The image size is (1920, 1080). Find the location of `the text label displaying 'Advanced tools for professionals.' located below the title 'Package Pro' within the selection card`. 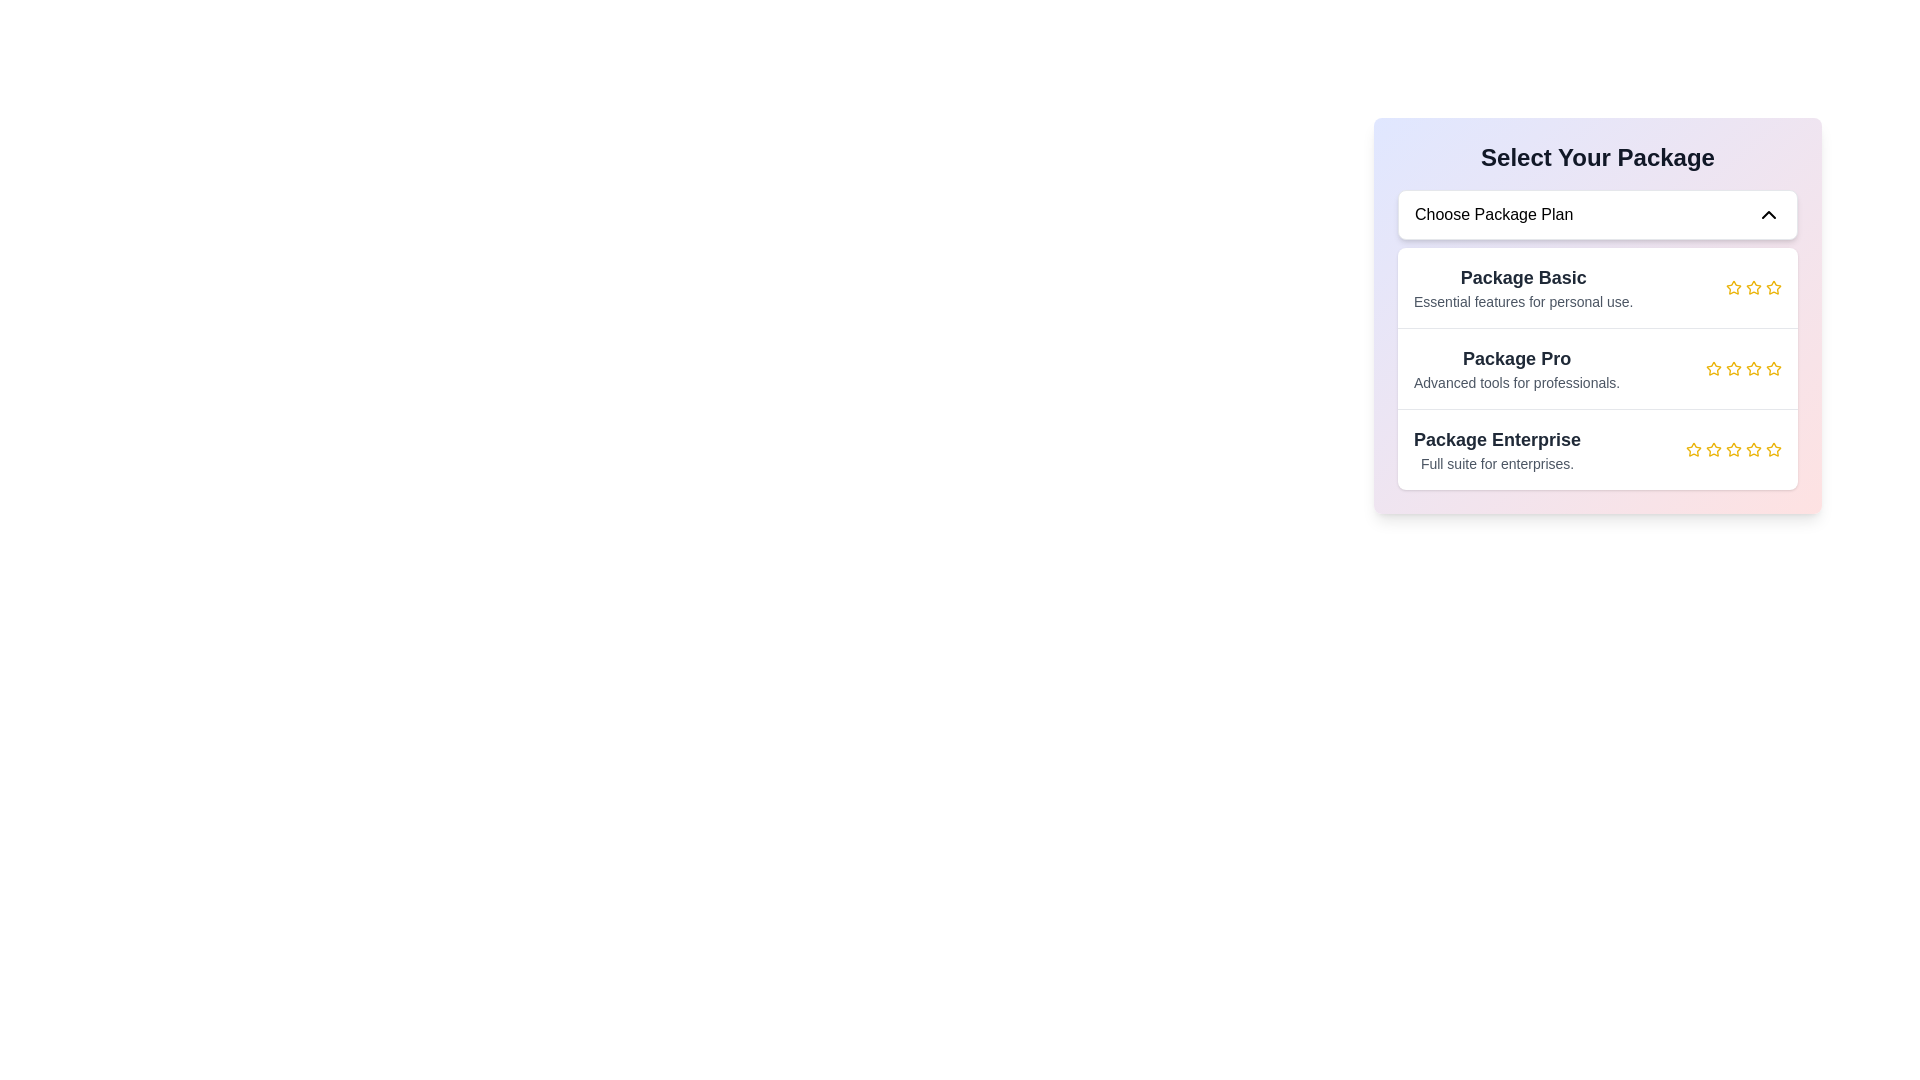

the text label displaying 'Advanced tools for professionals.' located below the title 'Package Pro' within the selection card is located at coordinates (1517, 382).